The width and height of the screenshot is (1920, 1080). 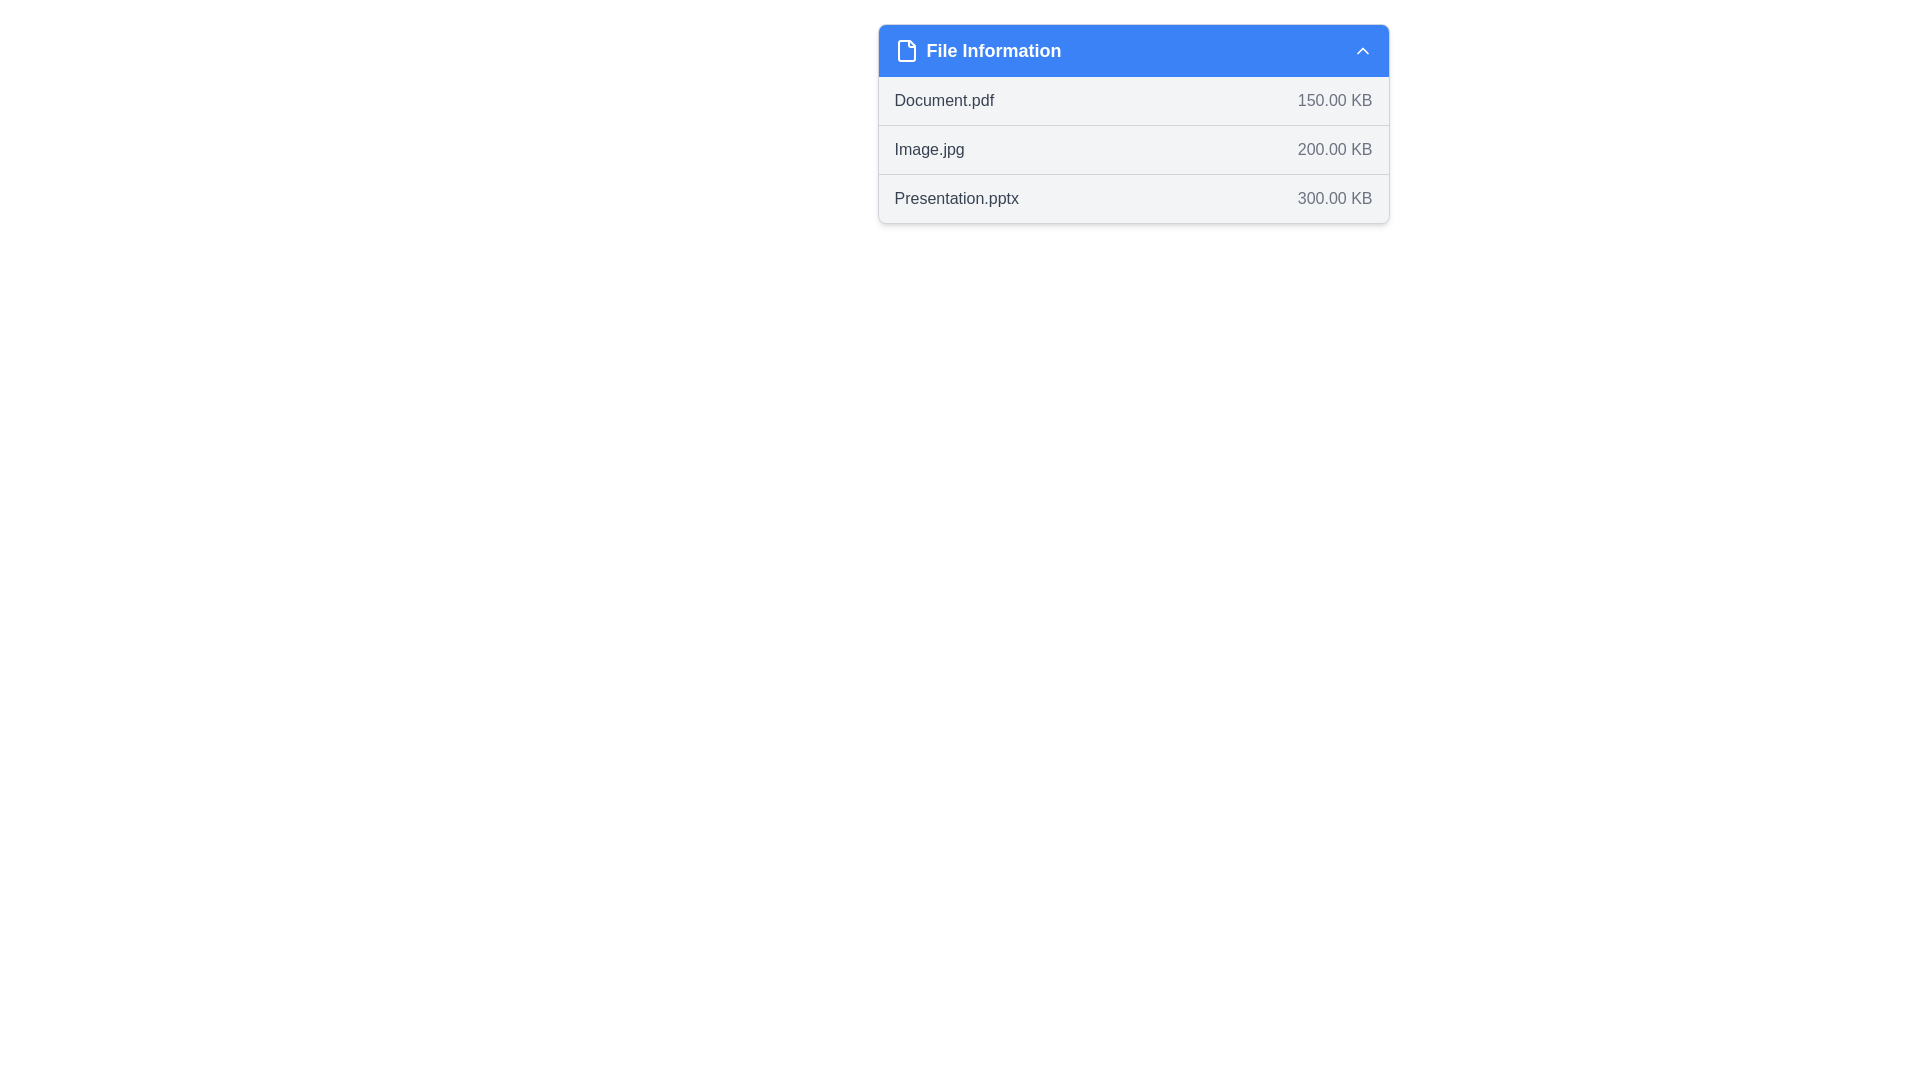 I want to click on the small file icon located on the left side of the header labeled 'File Information', so click(x=905, y=49).